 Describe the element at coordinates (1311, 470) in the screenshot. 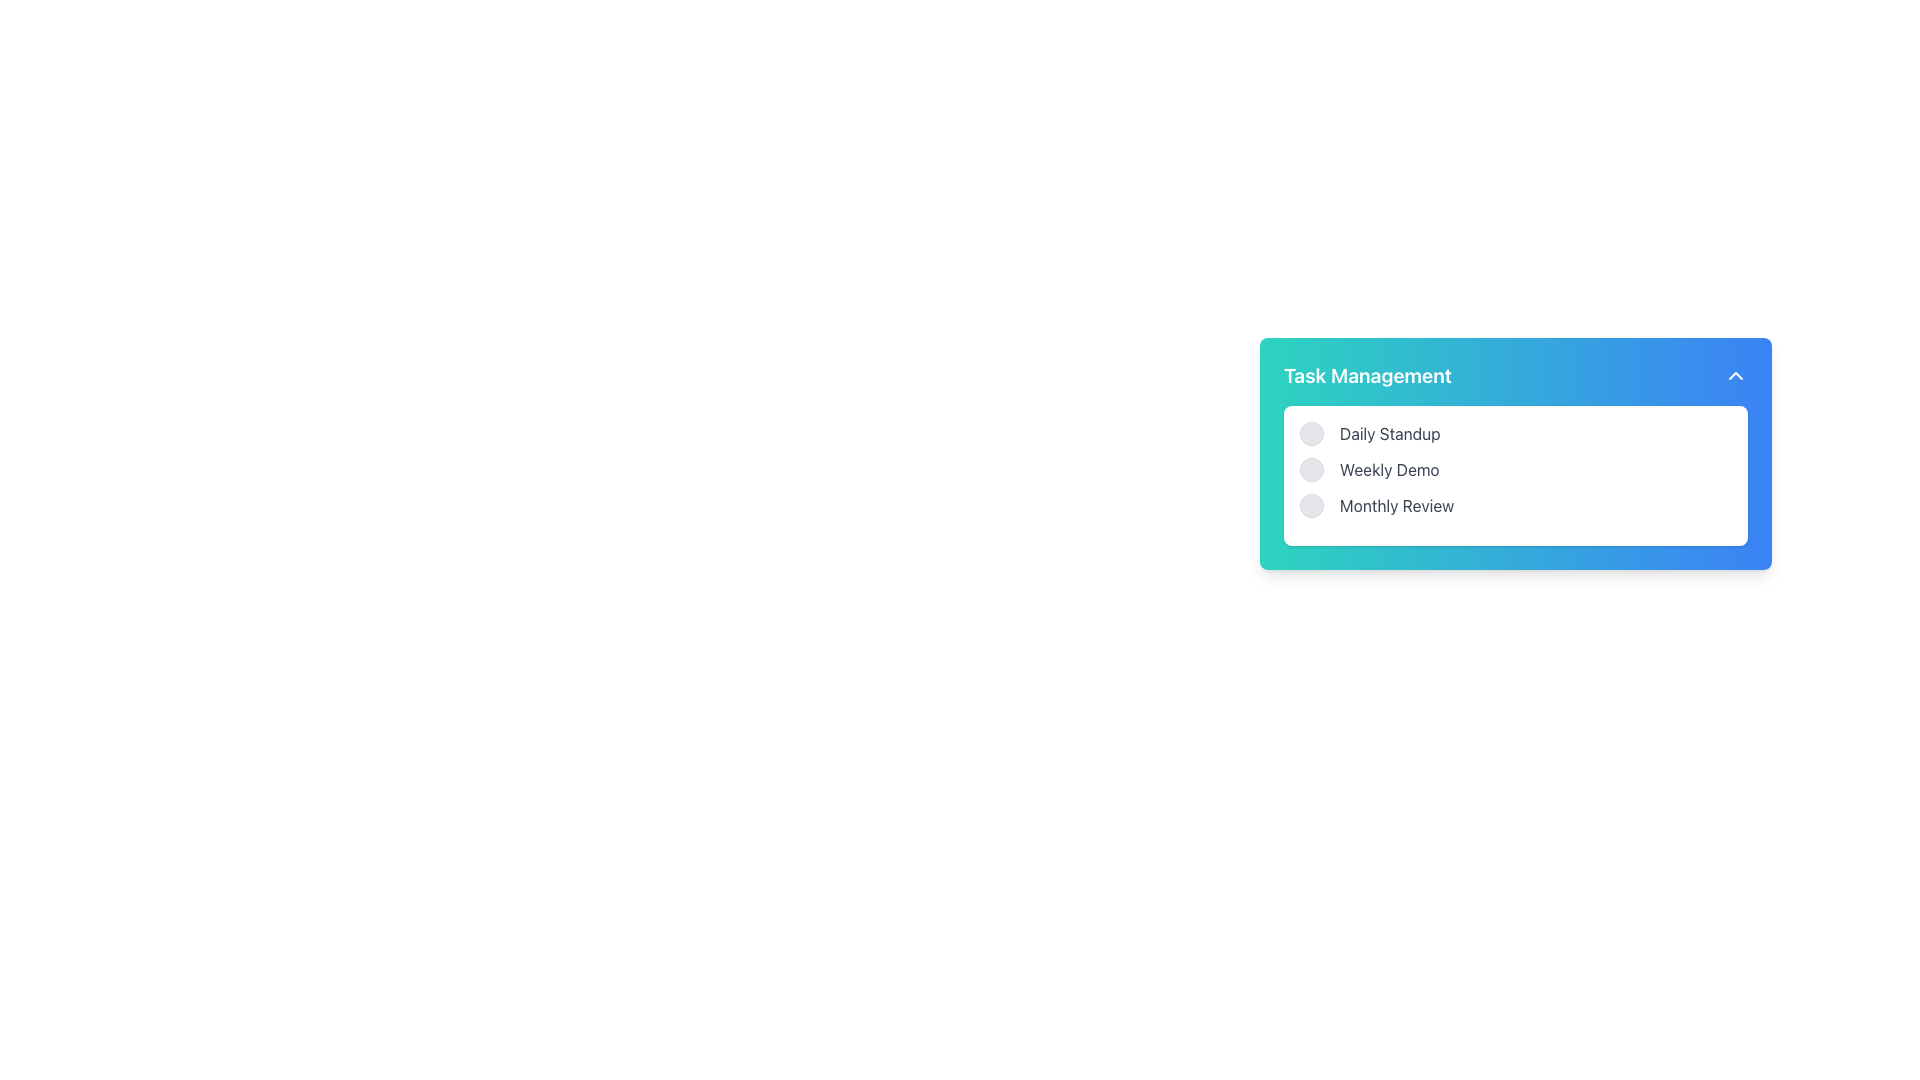

I see `the second circular Checkbox button next to the text 'Weekly Demo' in the 'Task Management' card` at that location.